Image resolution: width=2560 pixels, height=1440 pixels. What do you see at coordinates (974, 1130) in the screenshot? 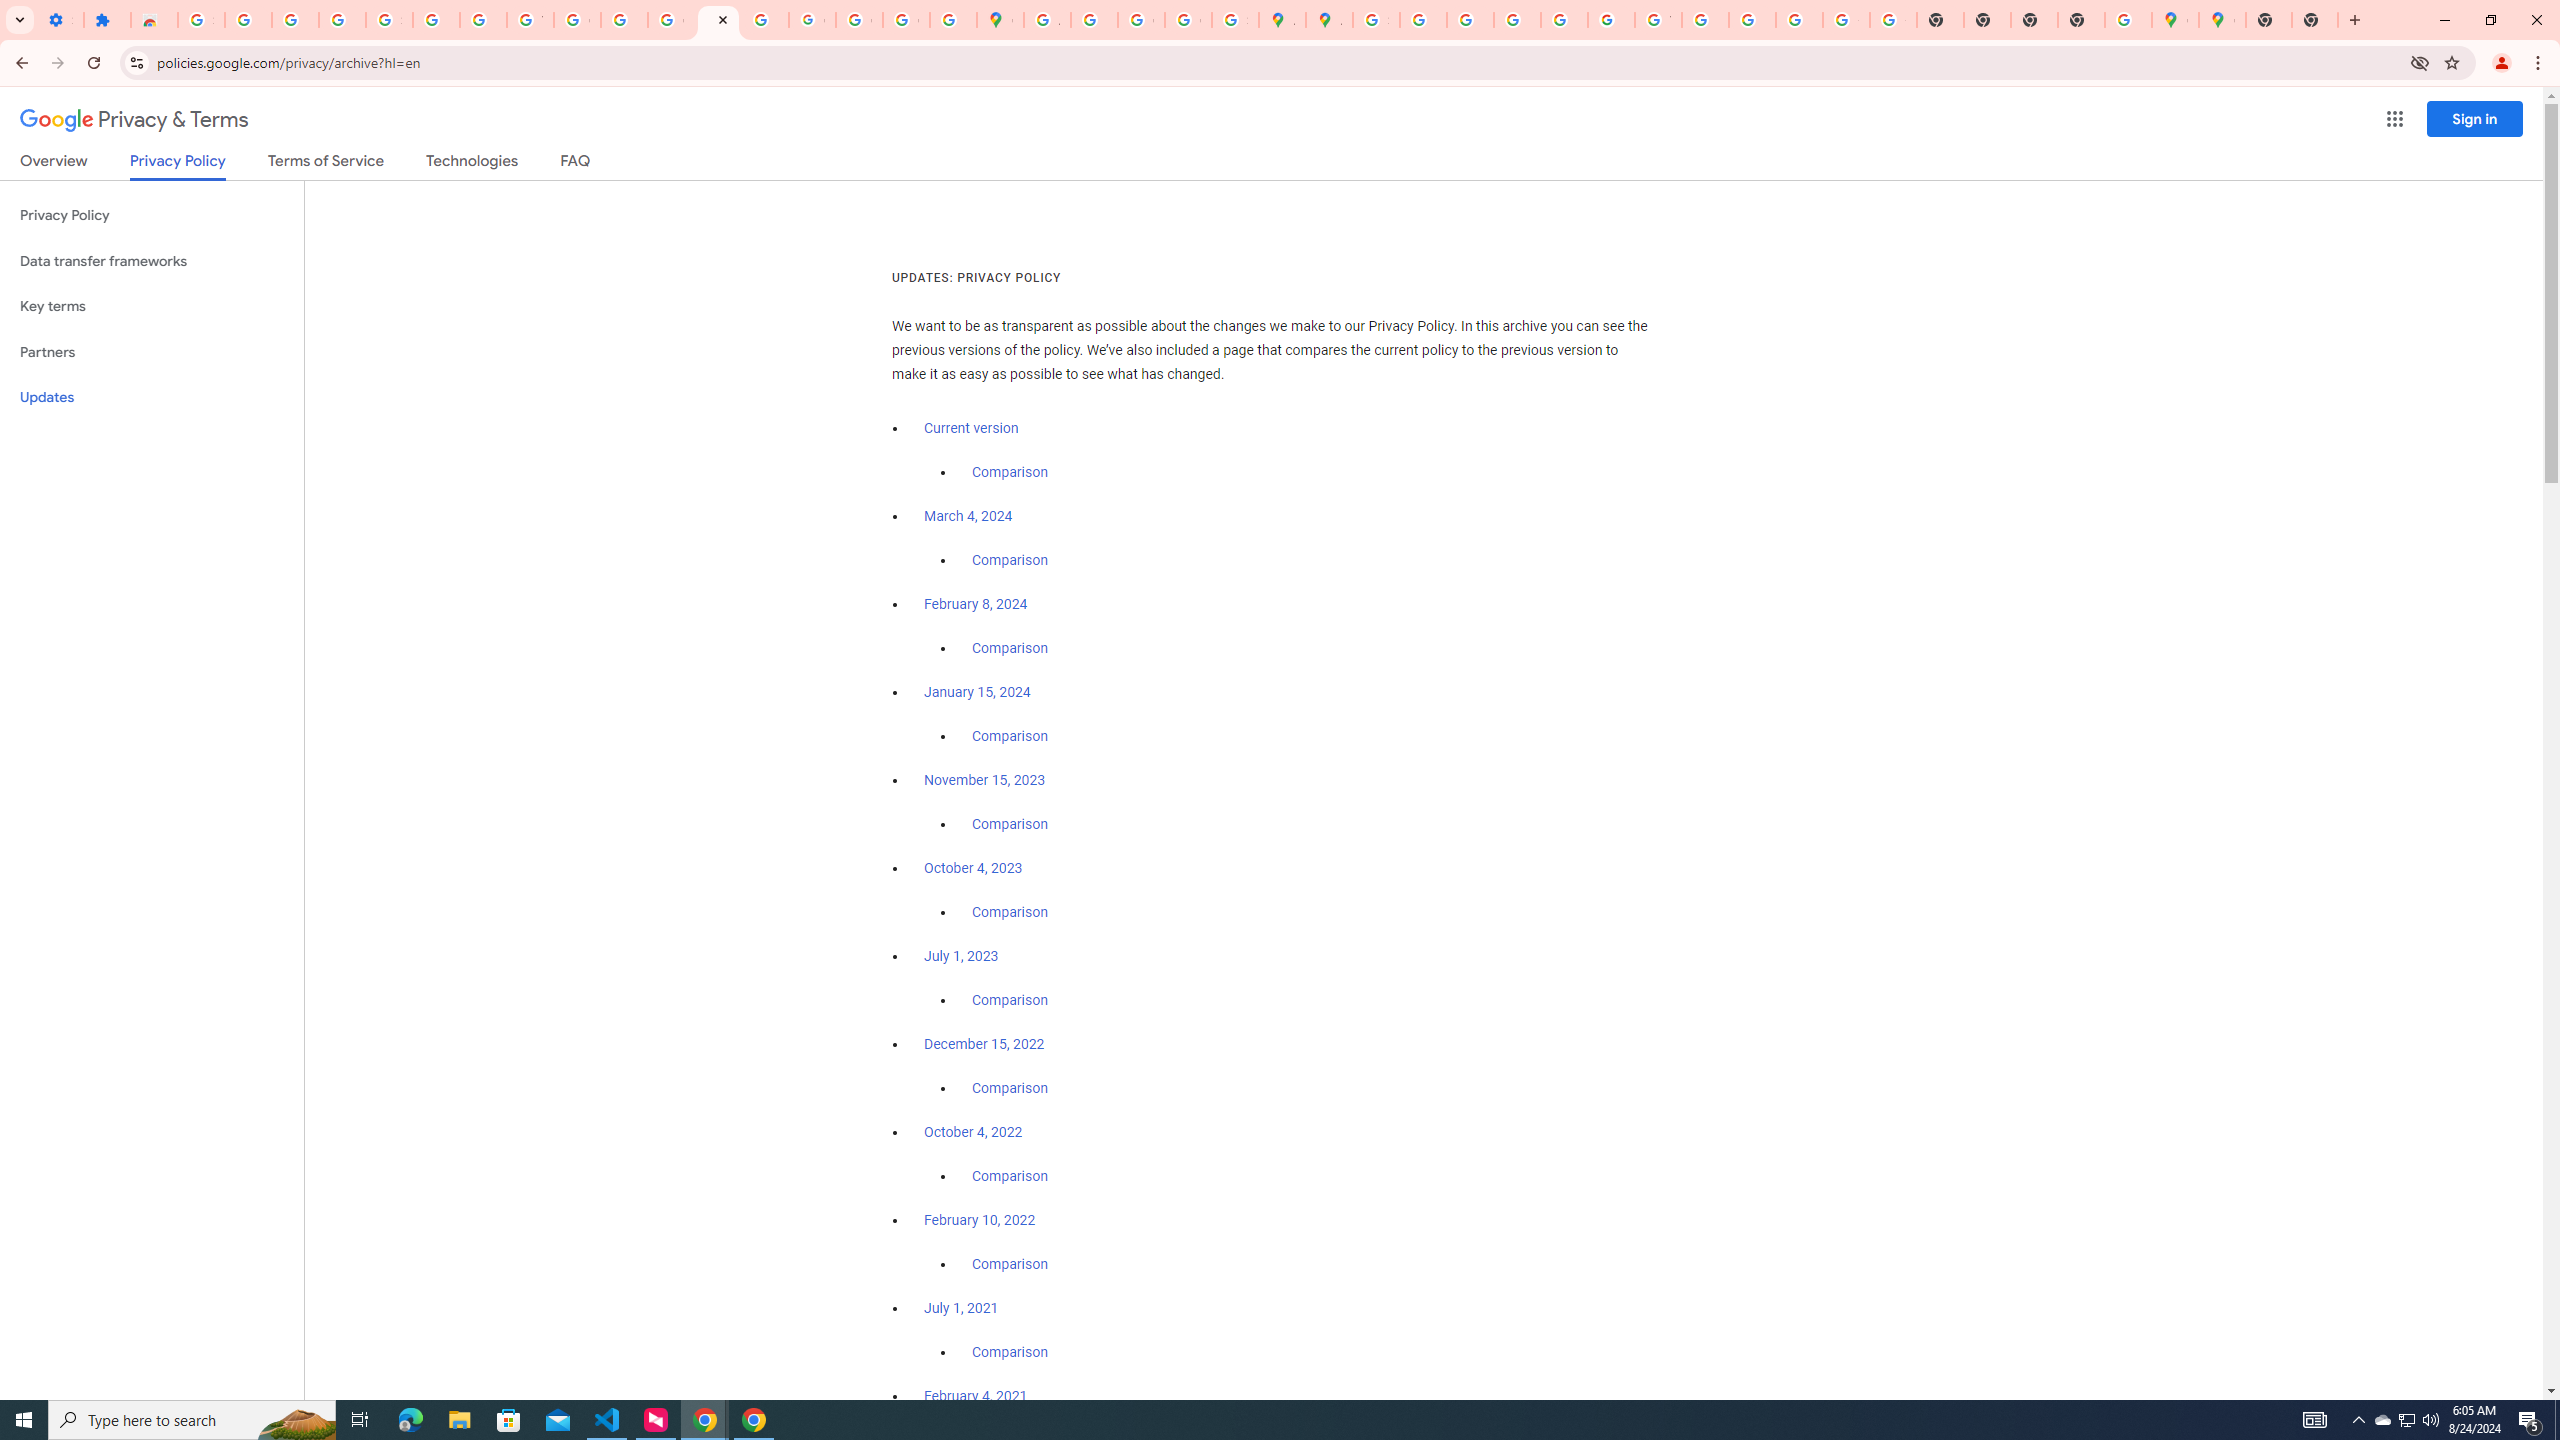
I see `'October 4, 2022'` at bounding box center [974, 1130].